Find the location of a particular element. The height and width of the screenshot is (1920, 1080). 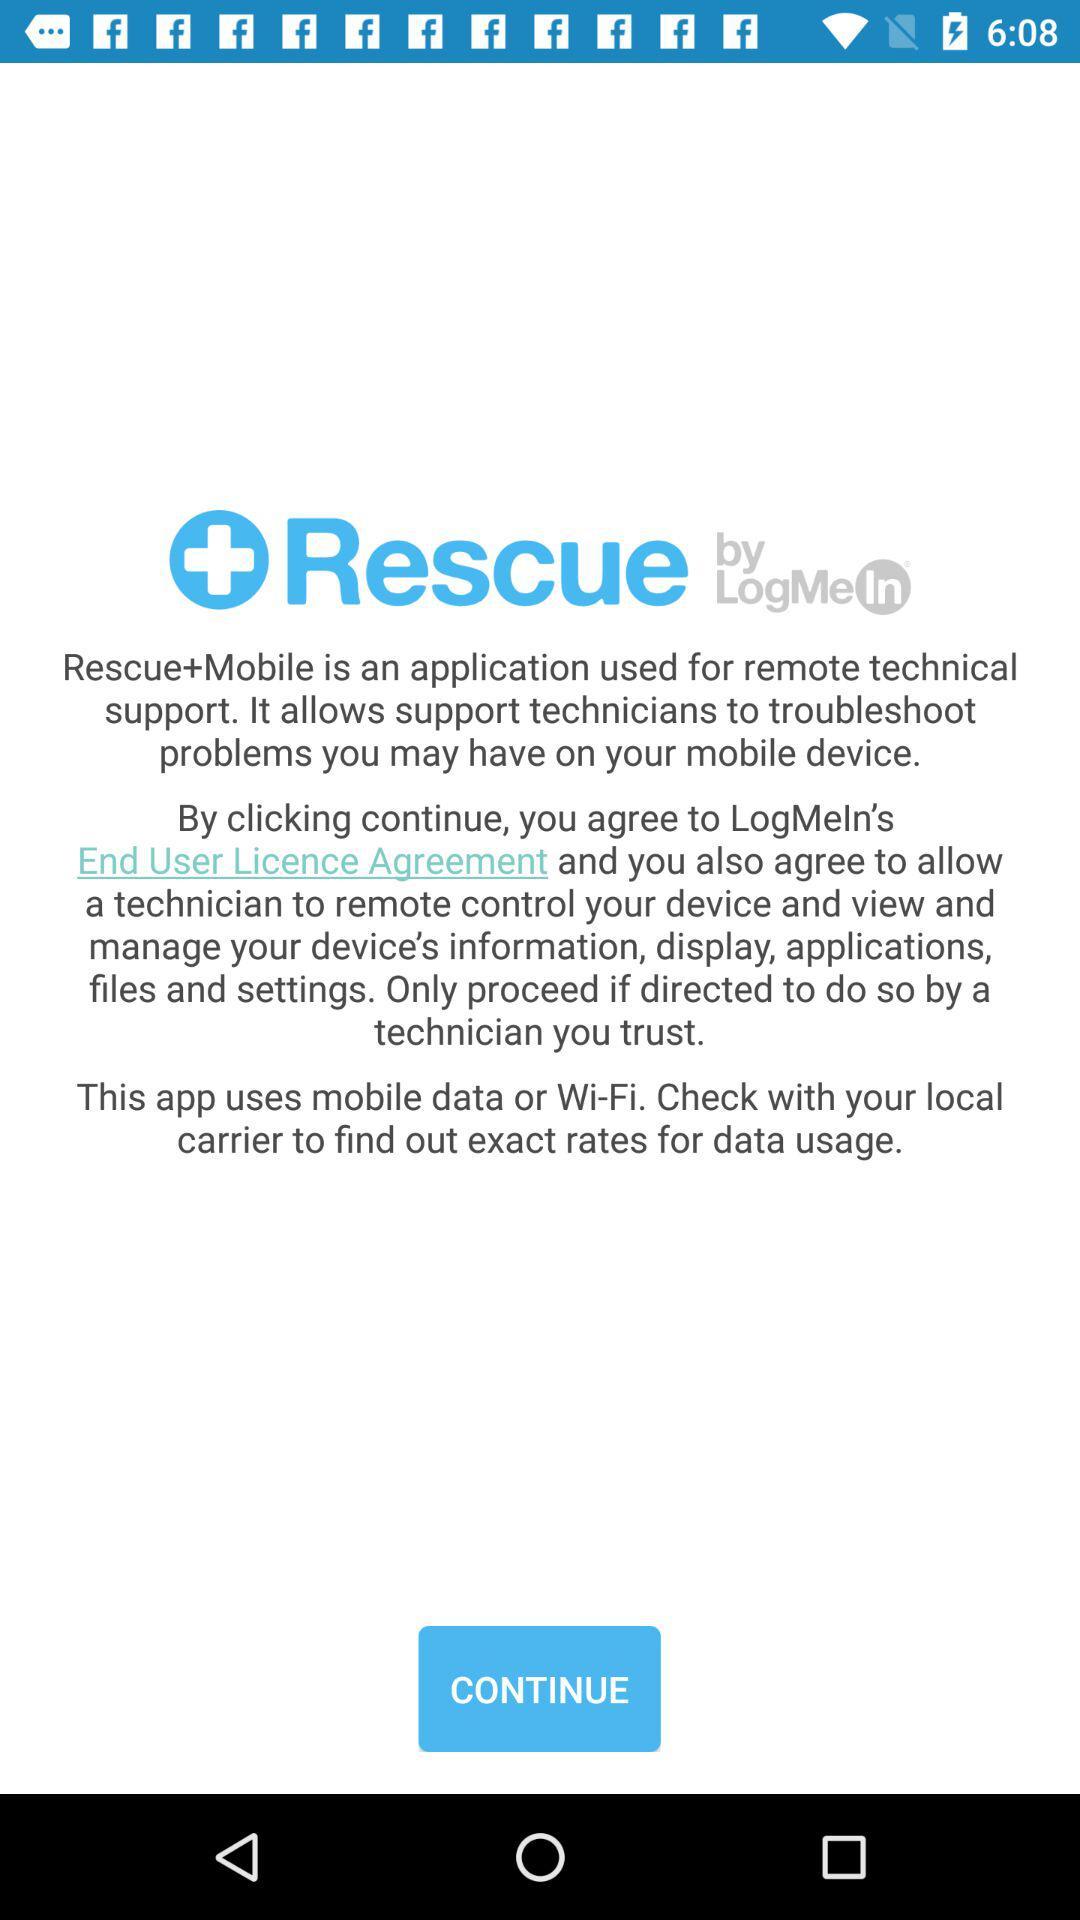

by clicking continue item is located at coordinates (540, 922).